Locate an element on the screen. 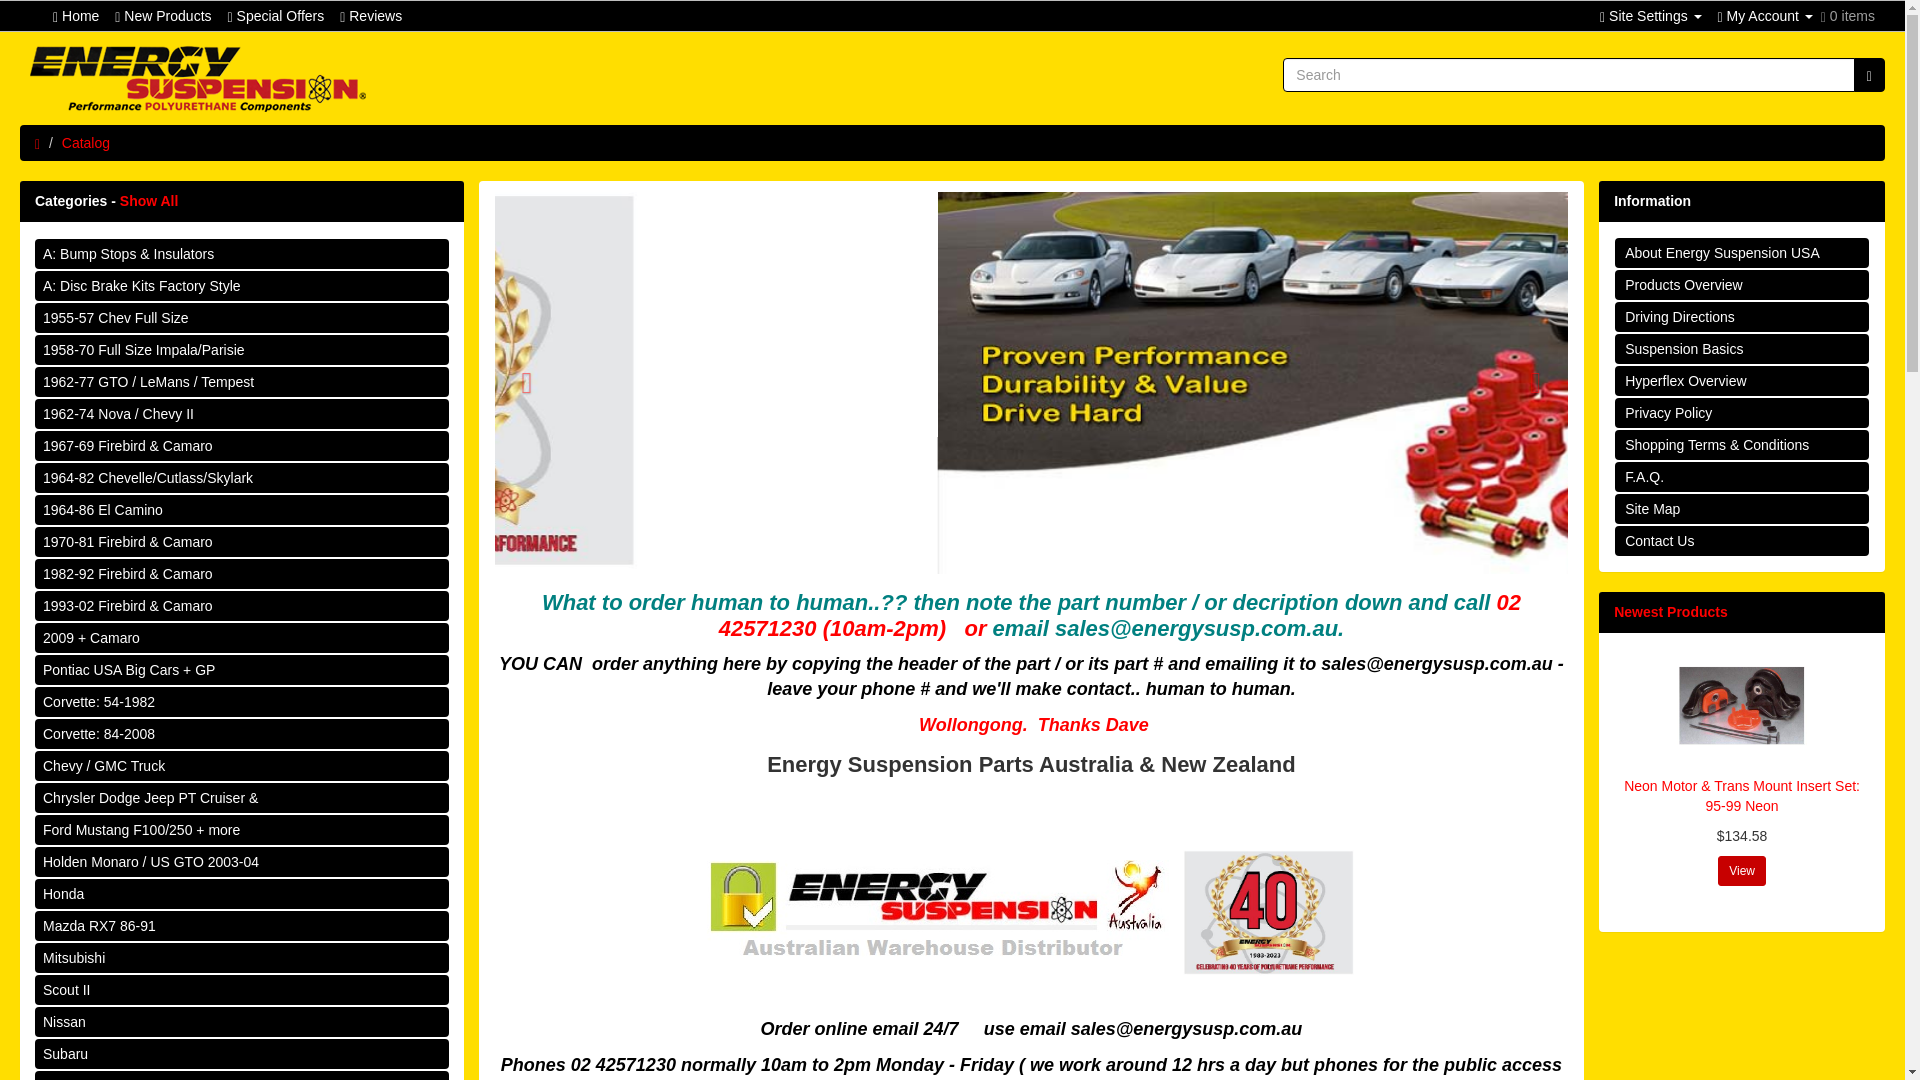  'Driving Directions' is located at coordinates (1741, 315).